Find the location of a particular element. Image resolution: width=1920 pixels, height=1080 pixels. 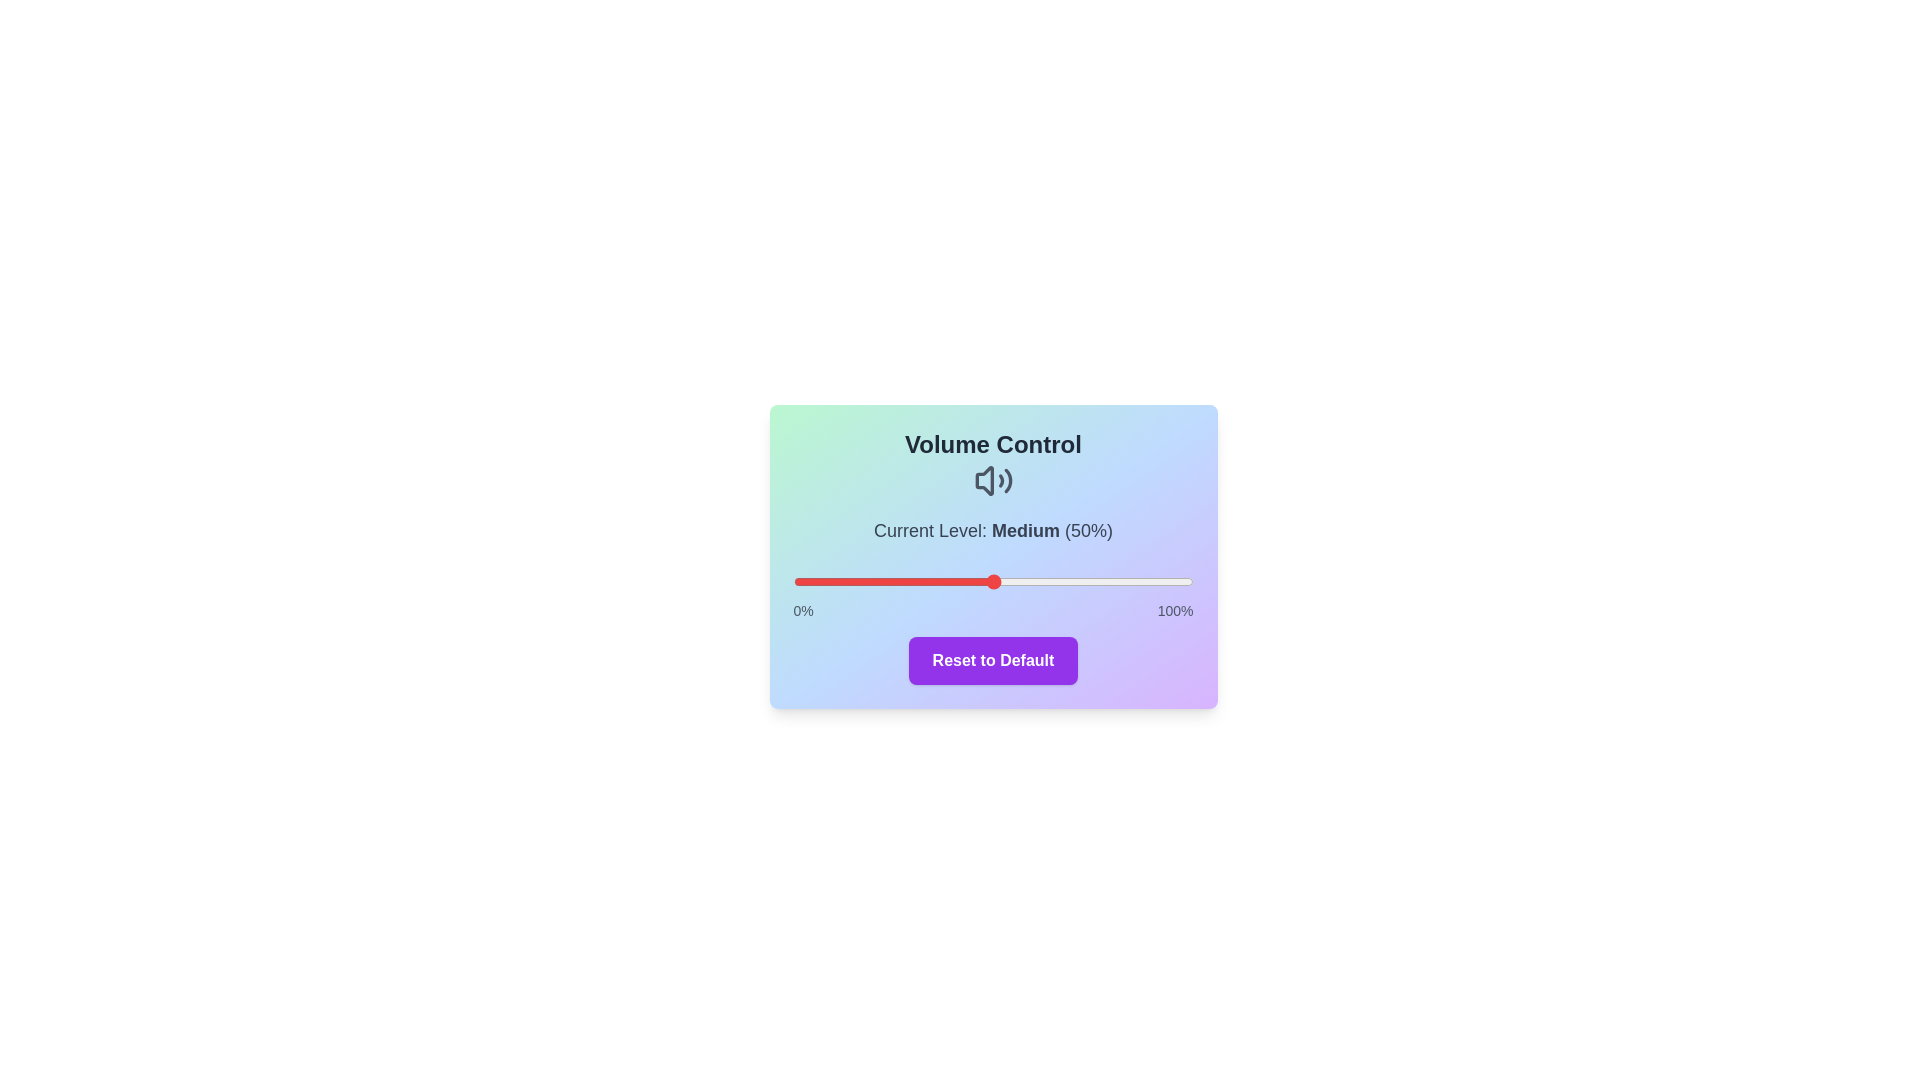

the volume to 43% by dragging the slider is located at coordinates (965, 582).